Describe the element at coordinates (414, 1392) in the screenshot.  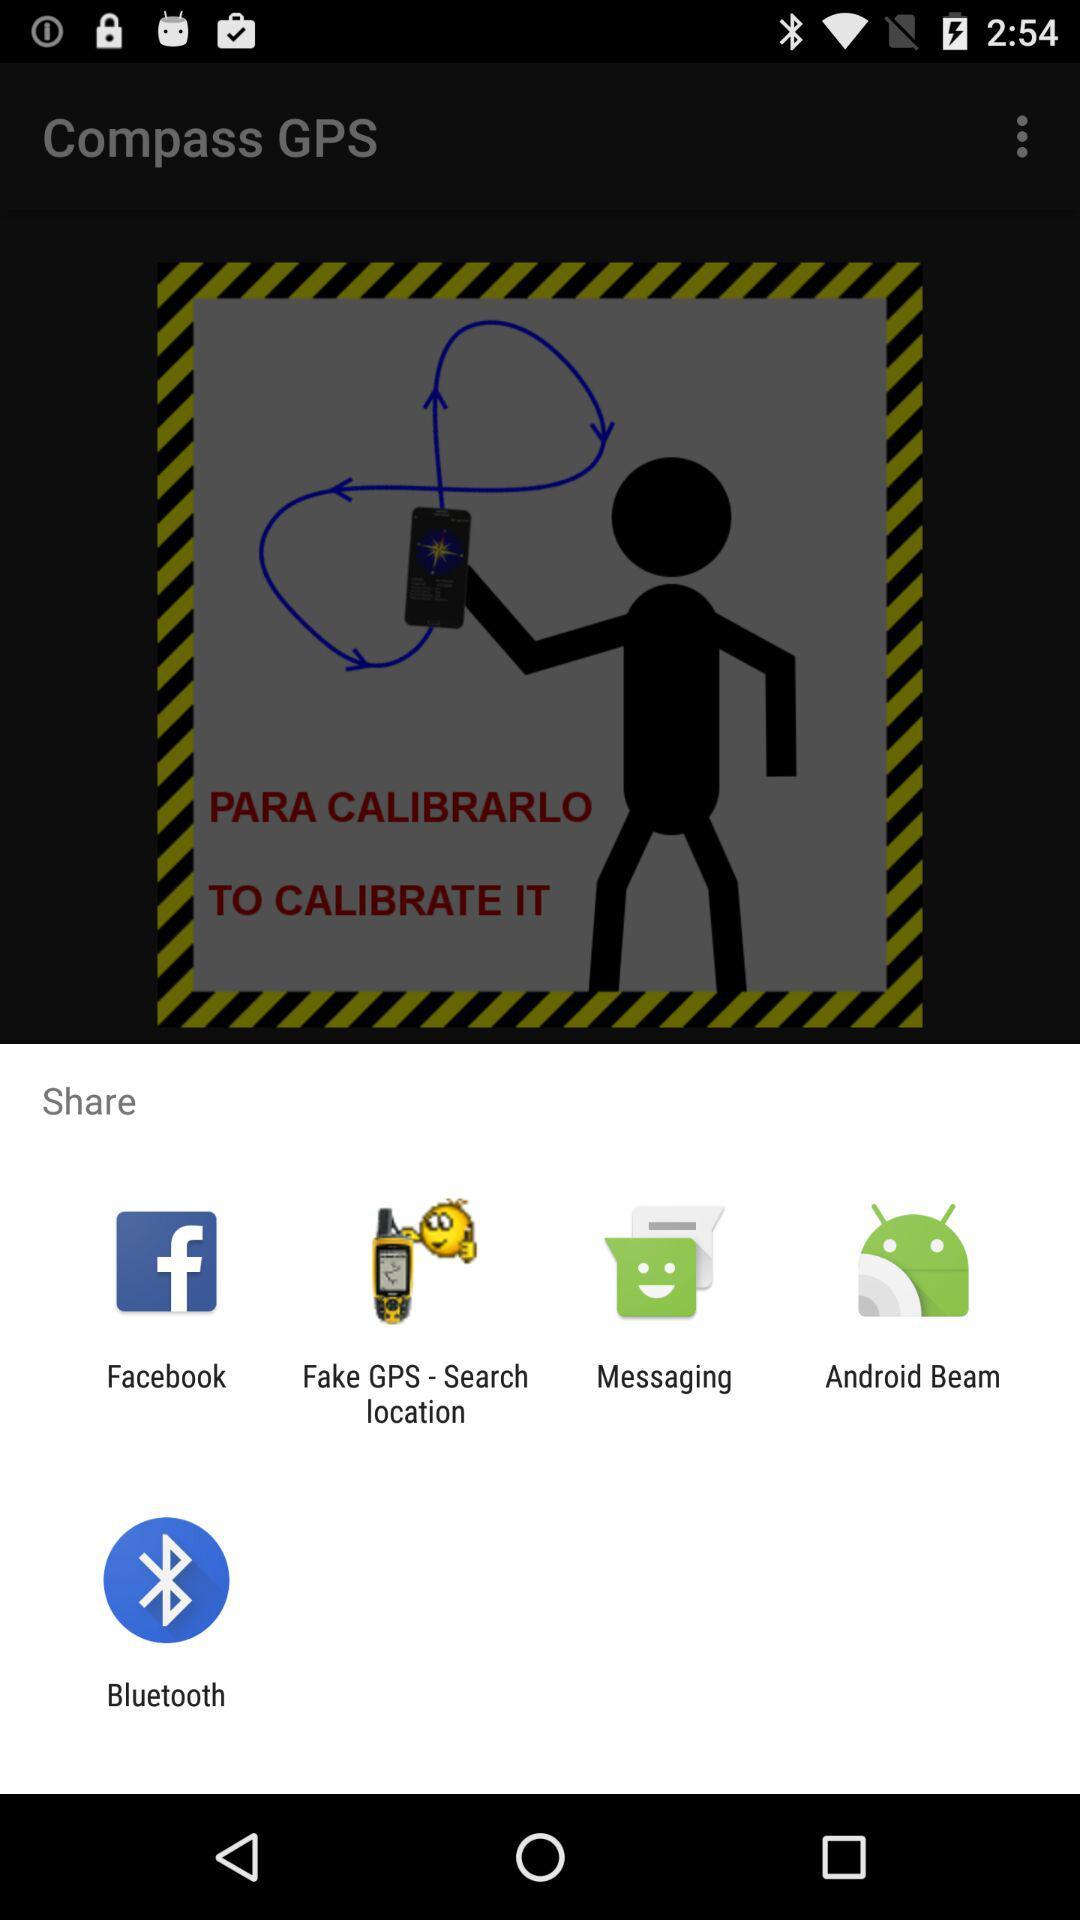
I see `item to the left of messaging item` at that location.